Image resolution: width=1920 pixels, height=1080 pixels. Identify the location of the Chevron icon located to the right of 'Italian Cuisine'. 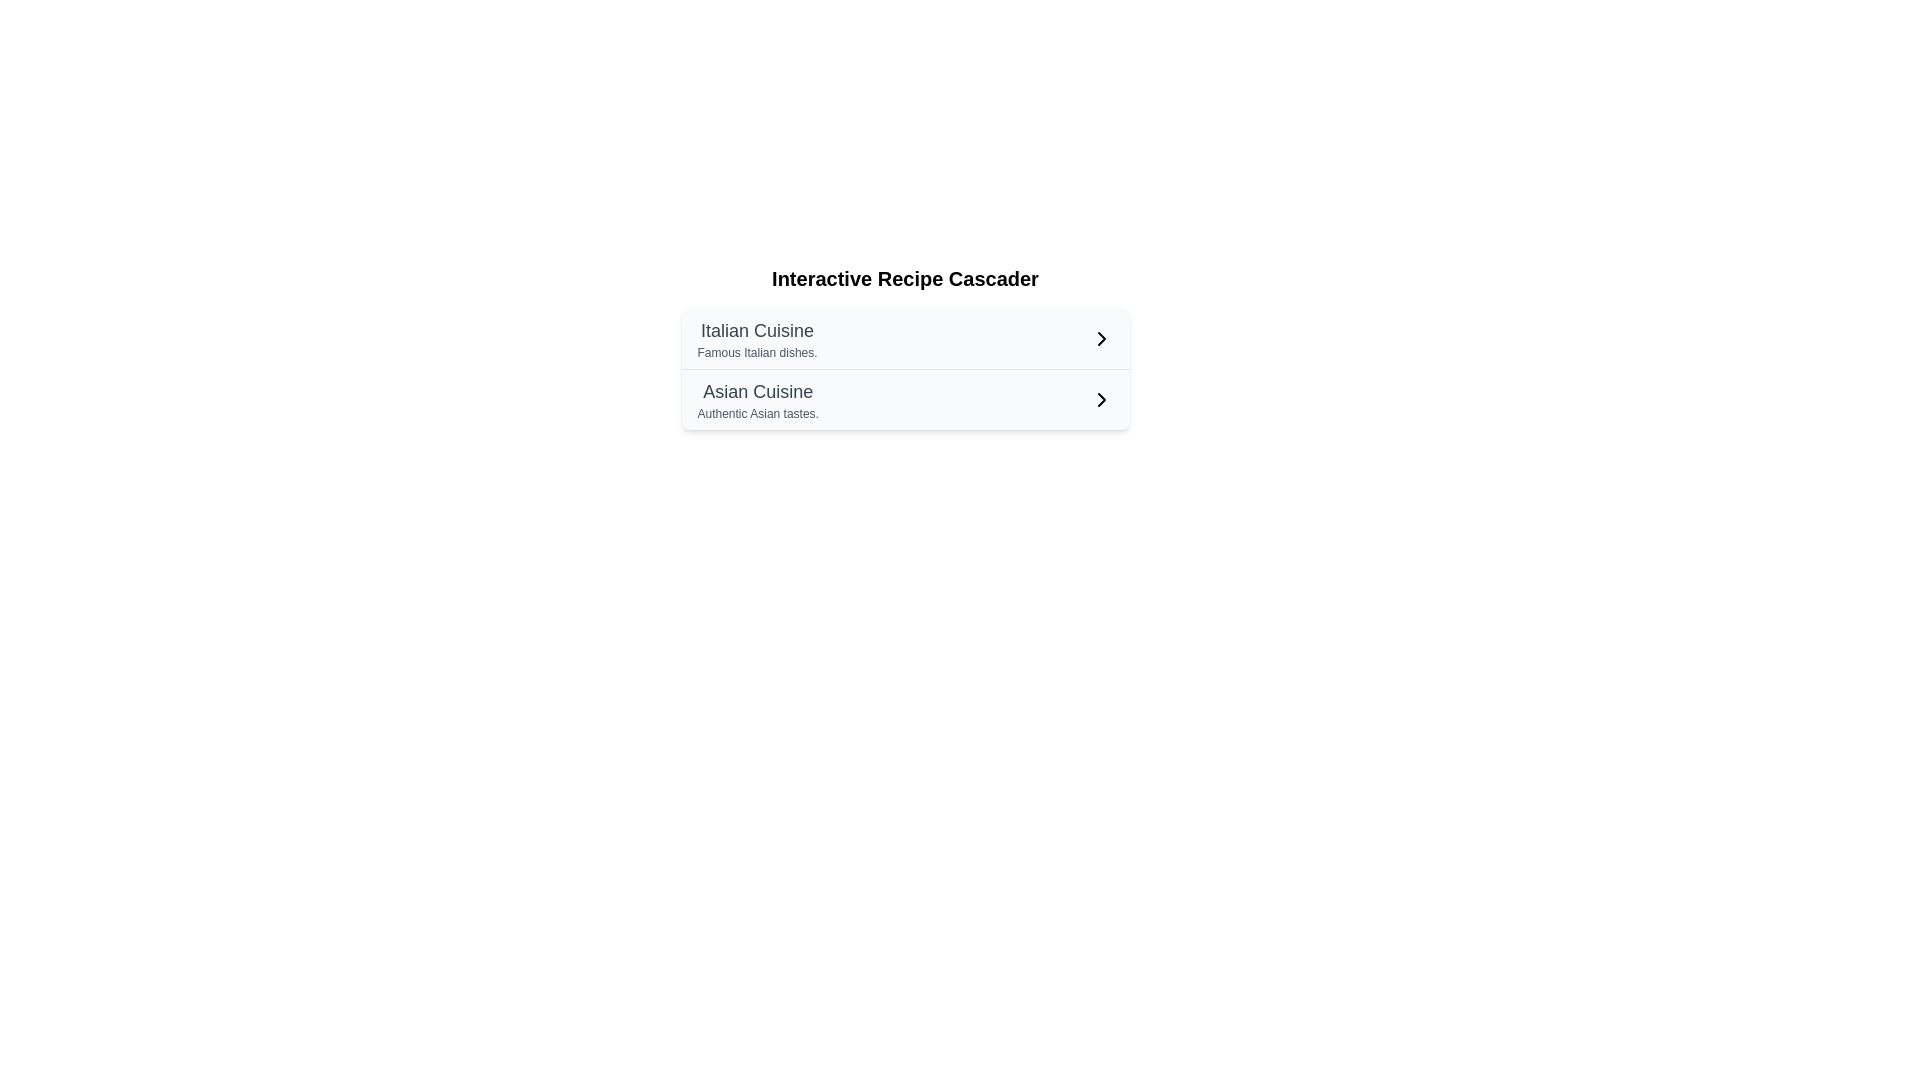
(1100, 338).